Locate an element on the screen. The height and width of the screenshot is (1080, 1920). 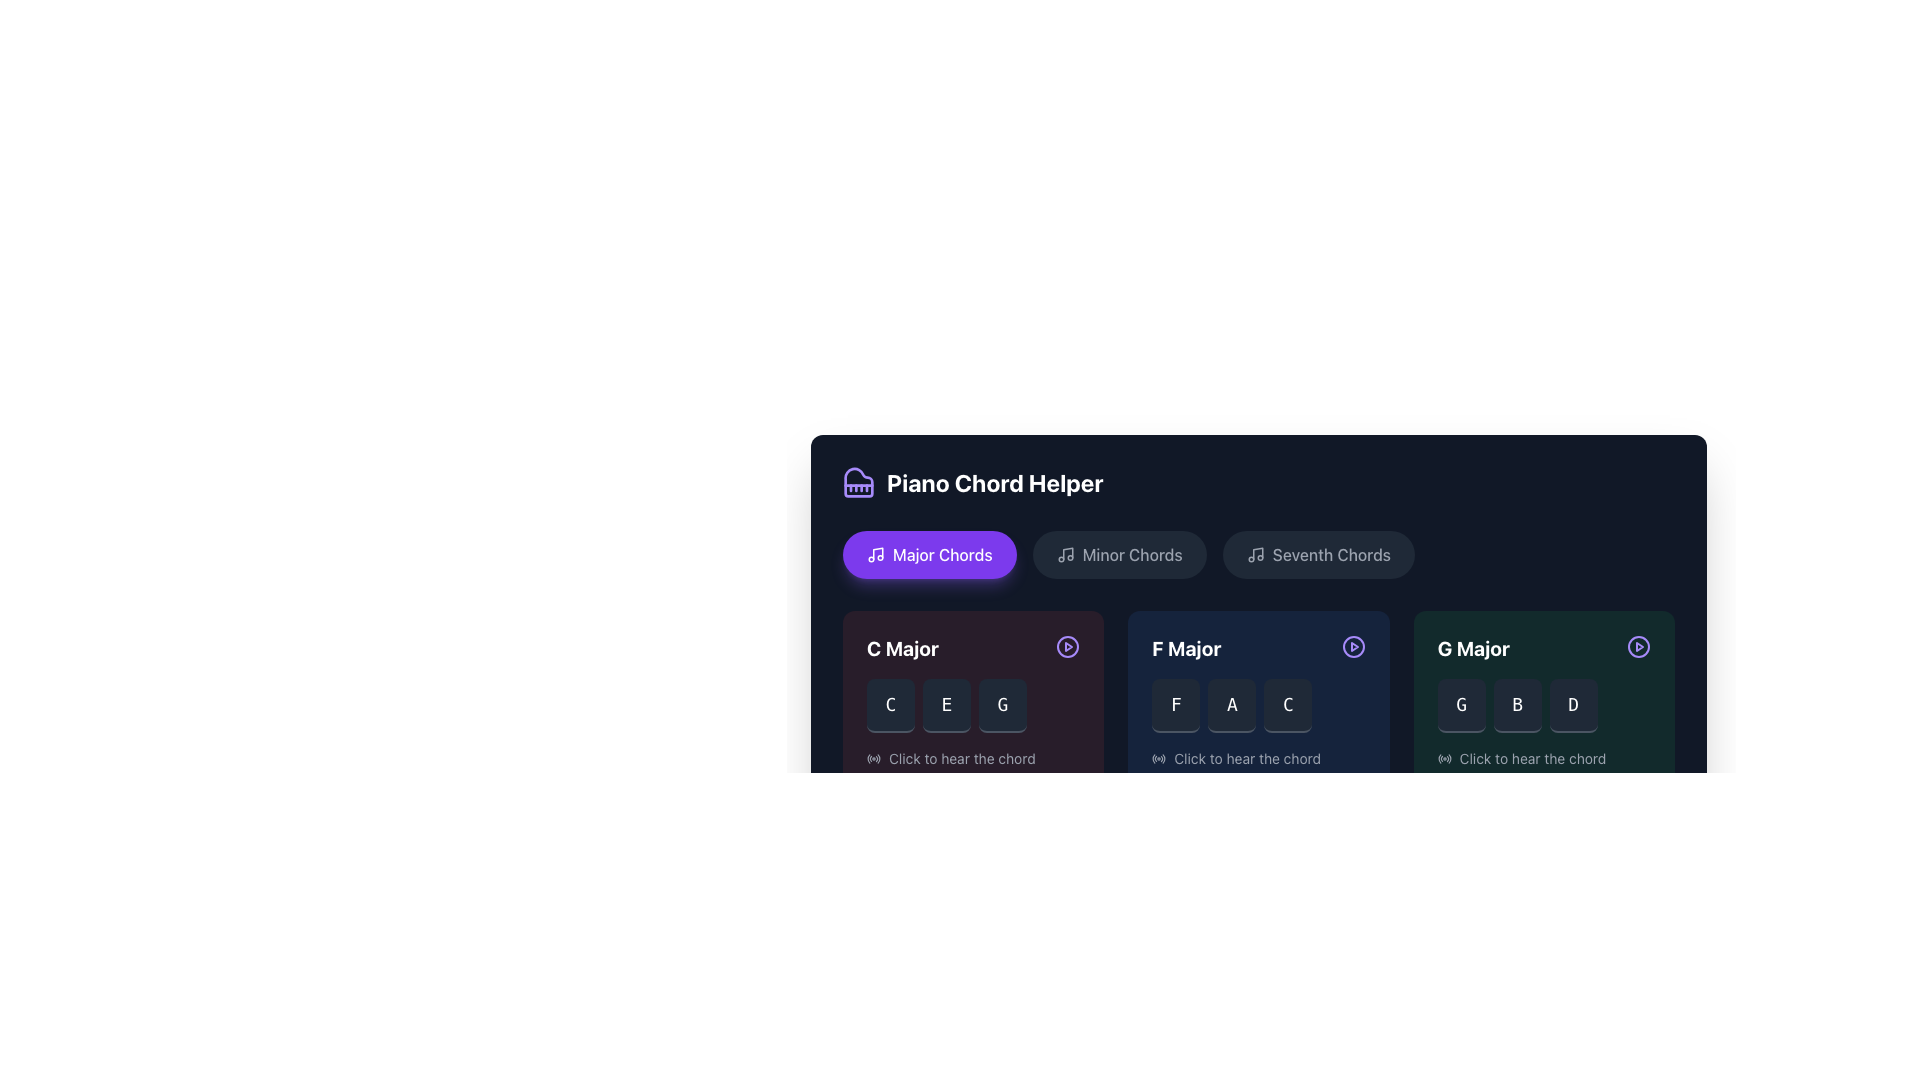
the interactive card element in the grid layout displaying musical chords is located at coordinates (1257, 701).